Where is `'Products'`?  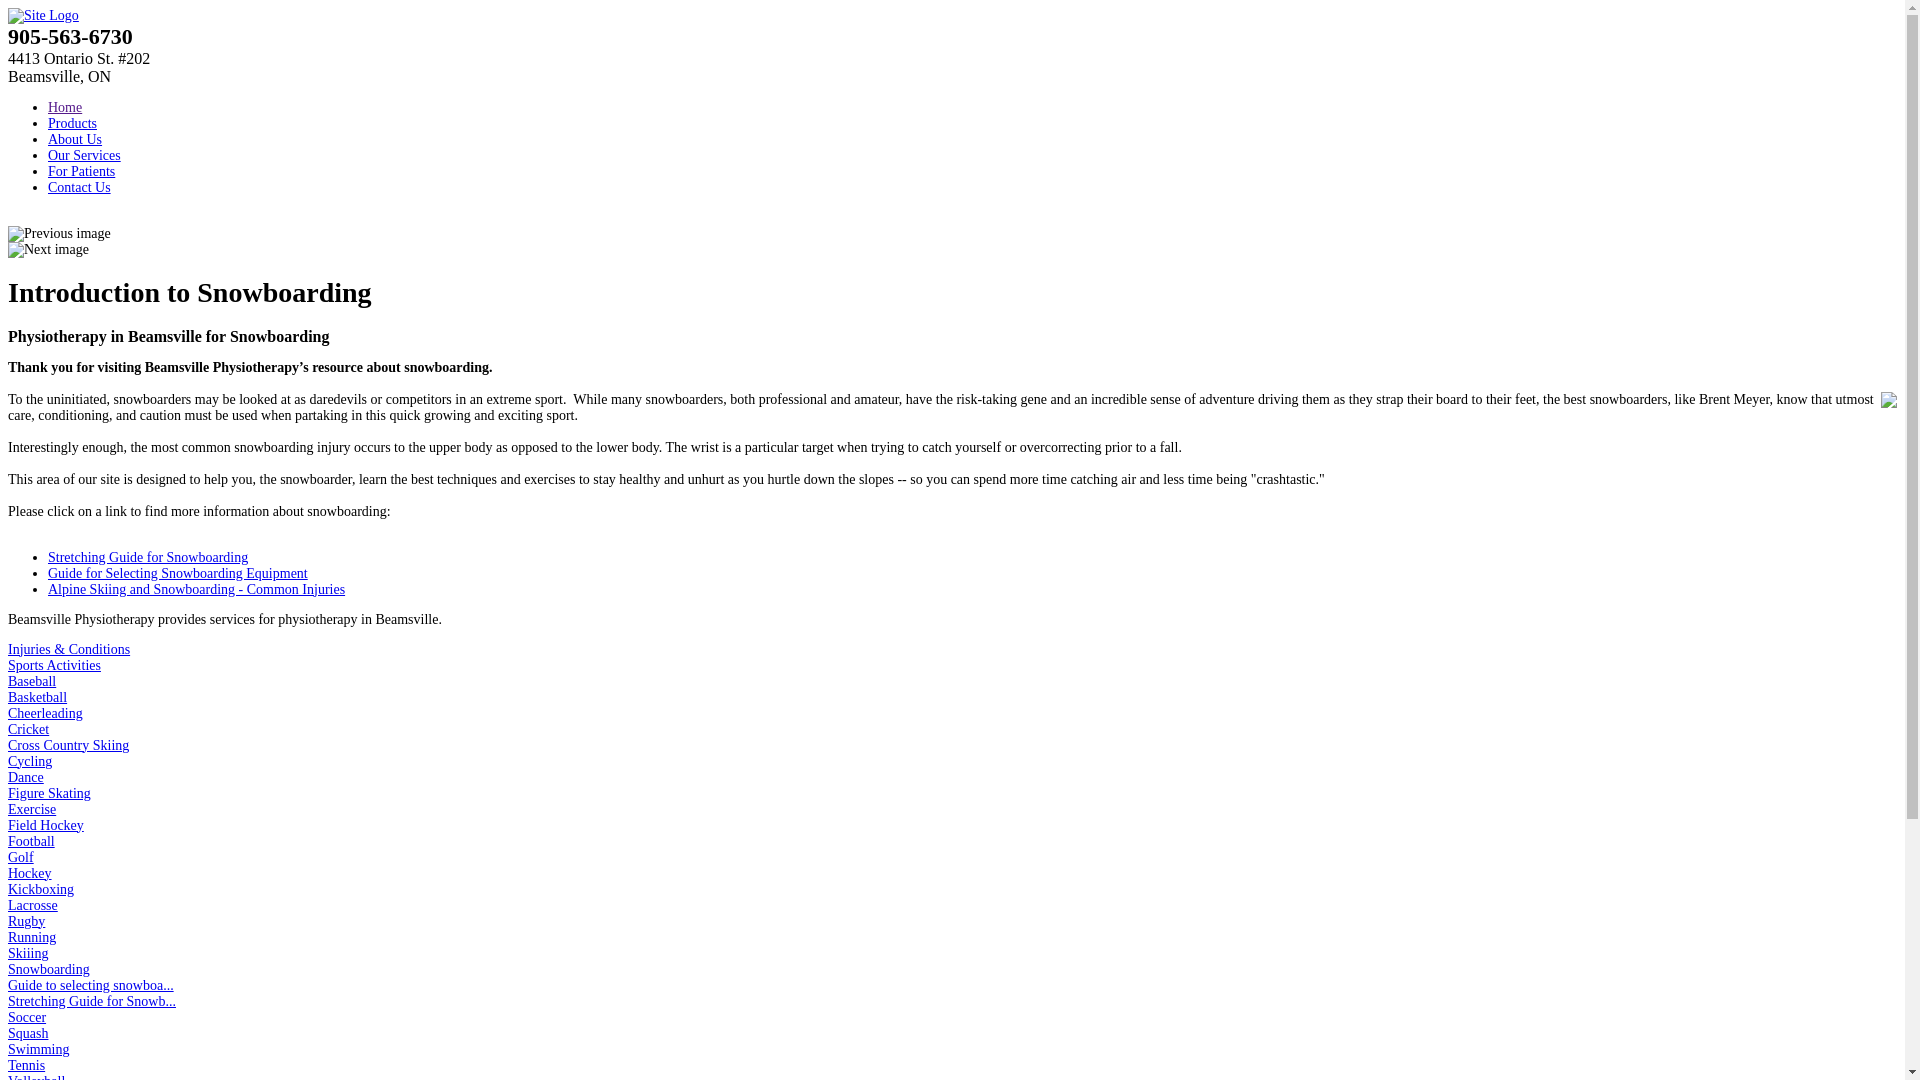
'Products' is located at coordinates (72, 123).